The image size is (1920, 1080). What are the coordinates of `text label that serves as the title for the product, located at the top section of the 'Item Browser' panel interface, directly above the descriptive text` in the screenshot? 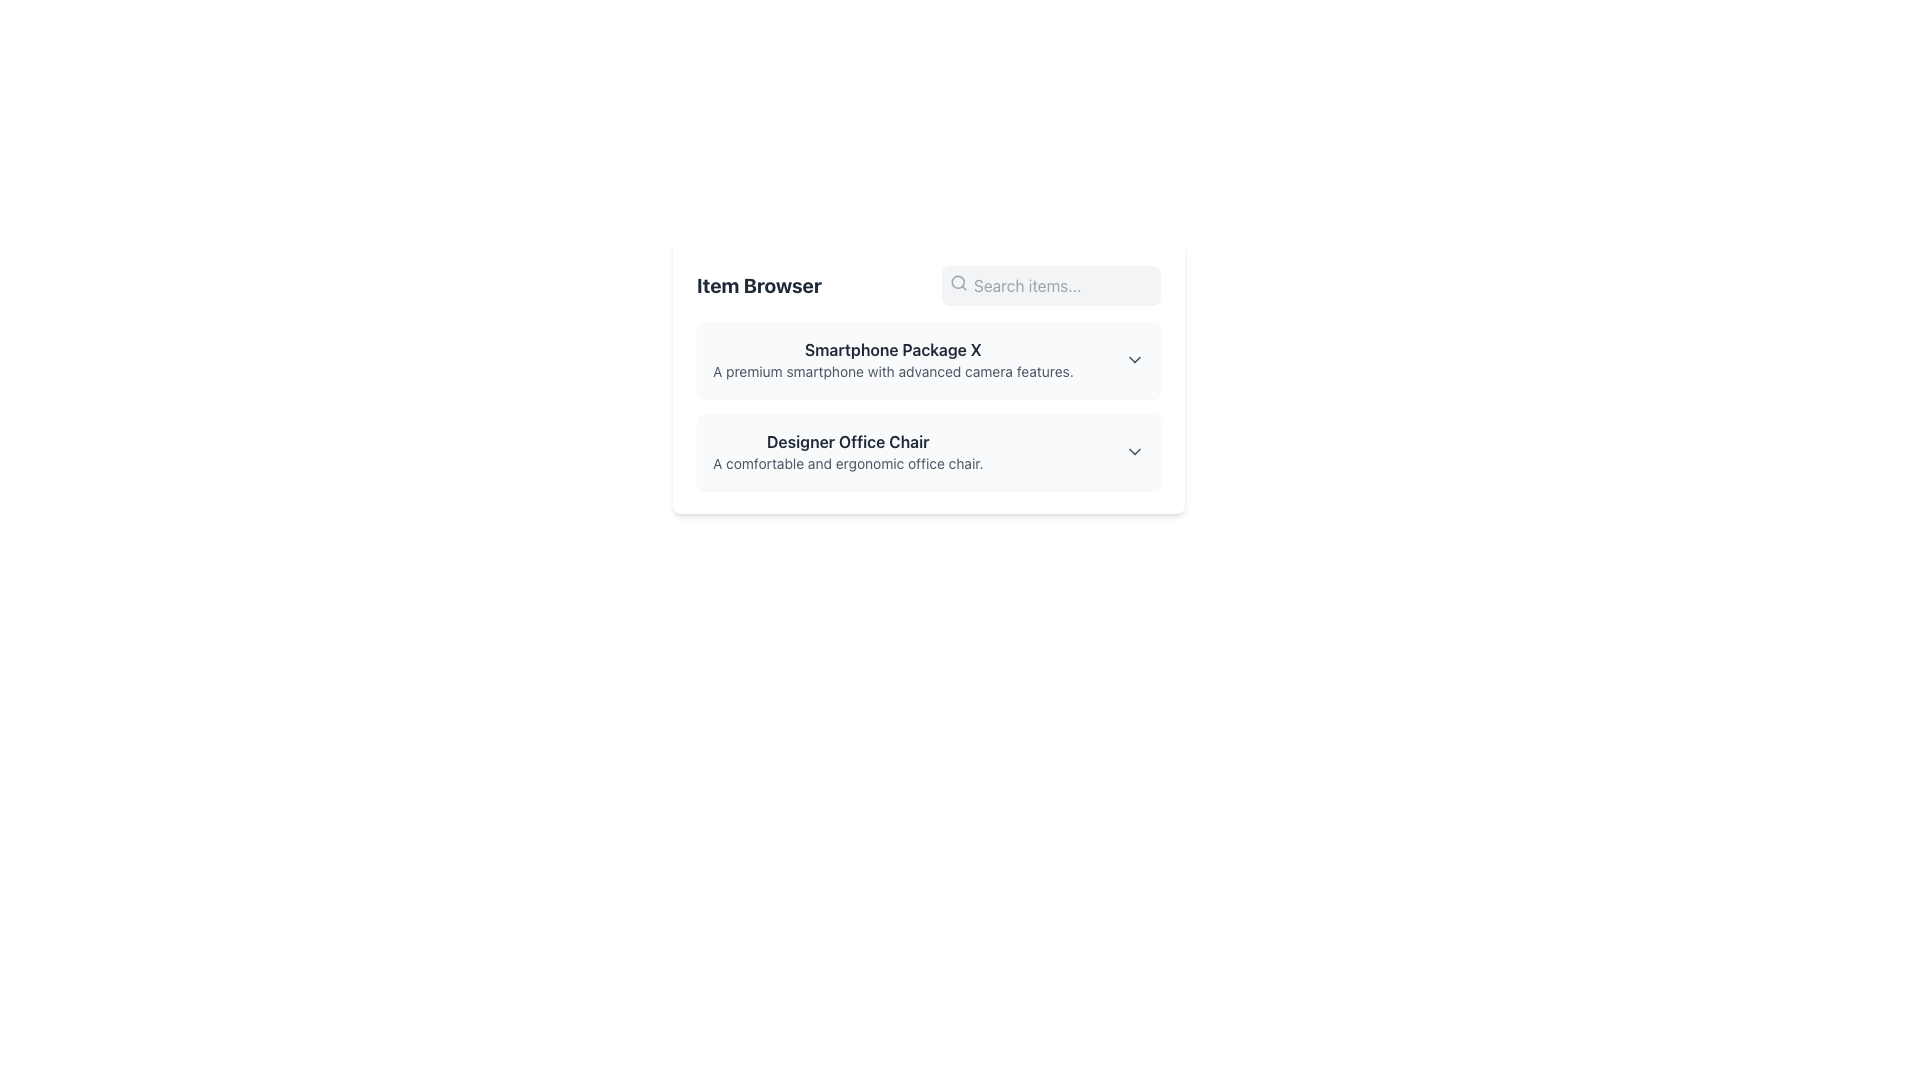 It's located at (892, 349).